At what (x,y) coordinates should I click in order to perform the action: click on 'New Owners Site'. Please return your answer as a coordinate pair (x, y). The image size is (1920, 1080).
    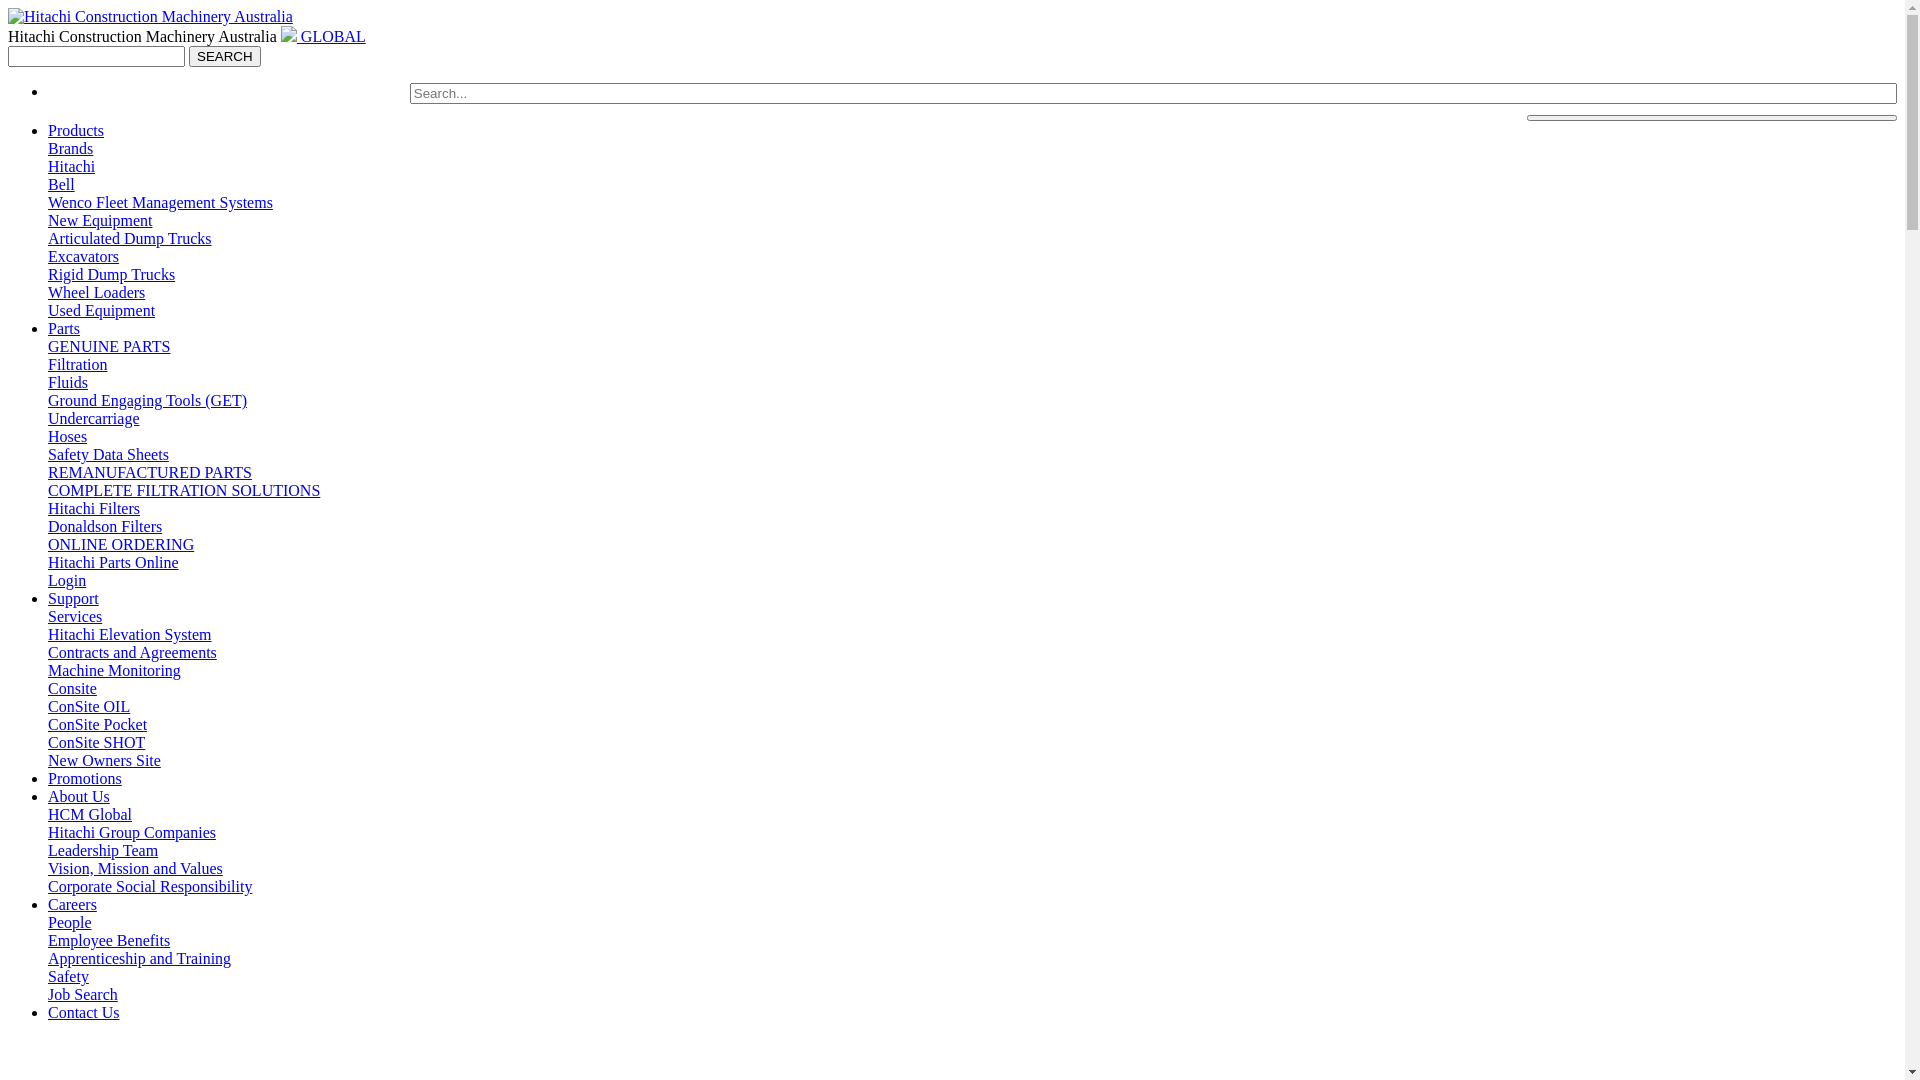
    Looking at the image, I should click on (103, 760).